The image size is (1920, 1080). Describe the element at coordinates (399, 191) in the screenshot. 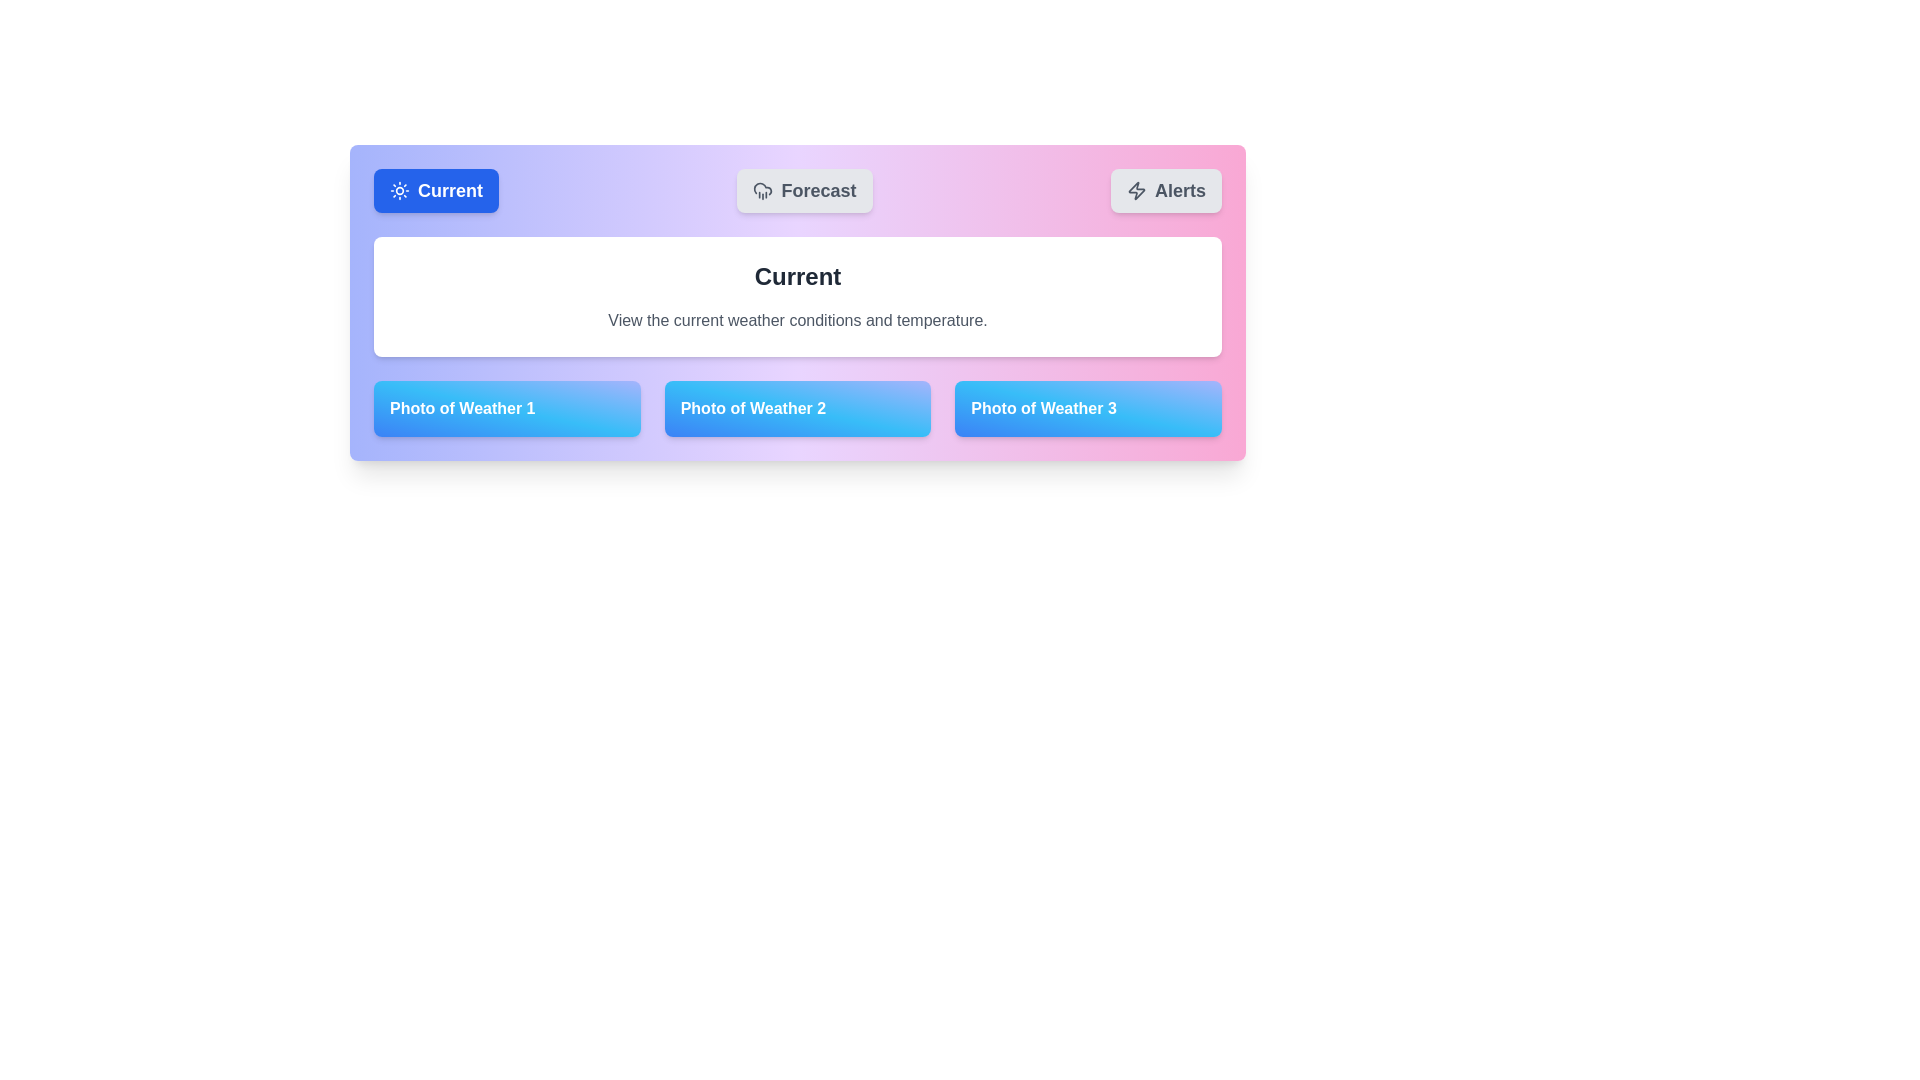

I see `the sun icon located within the blue 'Current' button in the top-left corner of the interface's primary navigation segment` at that location.